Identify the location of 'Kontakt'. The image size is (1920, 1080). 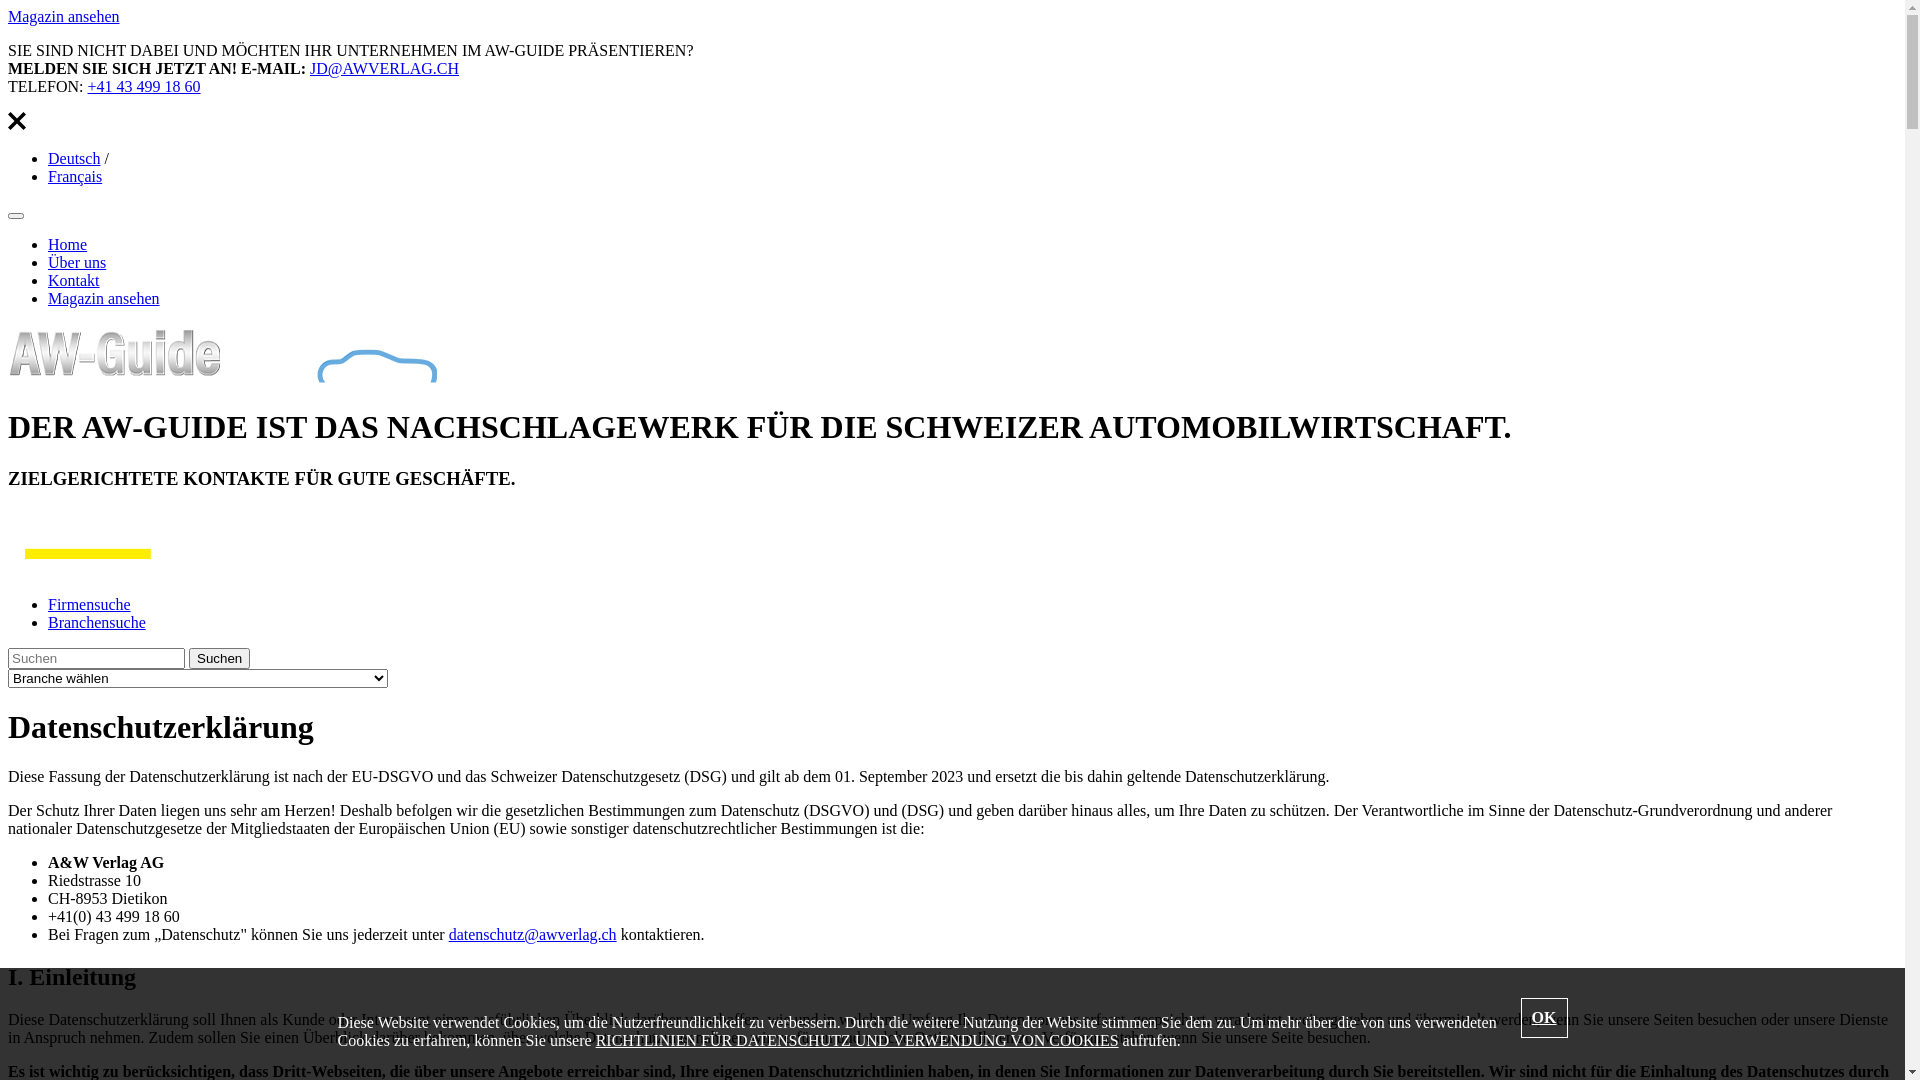
(73, 280).